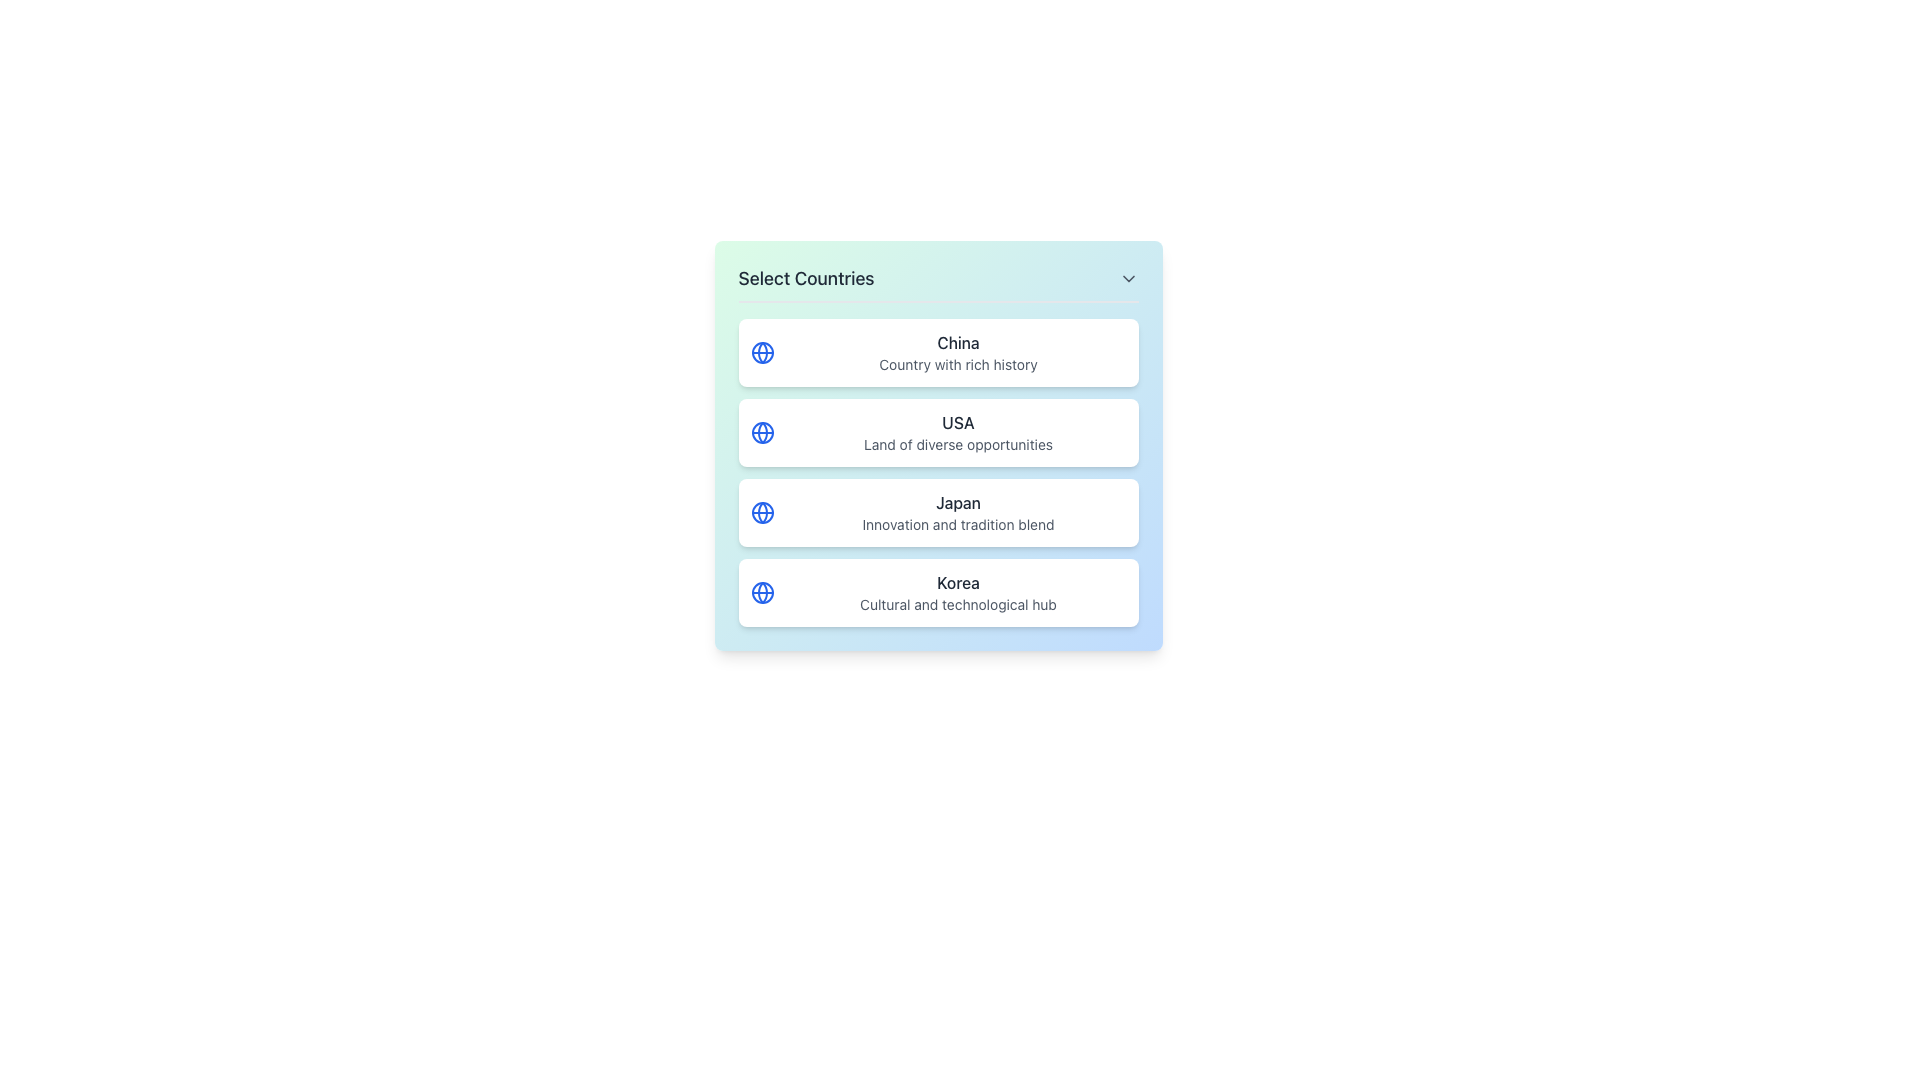  What do you see at coordinates (1128, 278) in the screenshot?
I see `the downward-pointing gray chevron icon located at the top-right corner of the 'Select Countries' section` at bounding box center [1128, 278].